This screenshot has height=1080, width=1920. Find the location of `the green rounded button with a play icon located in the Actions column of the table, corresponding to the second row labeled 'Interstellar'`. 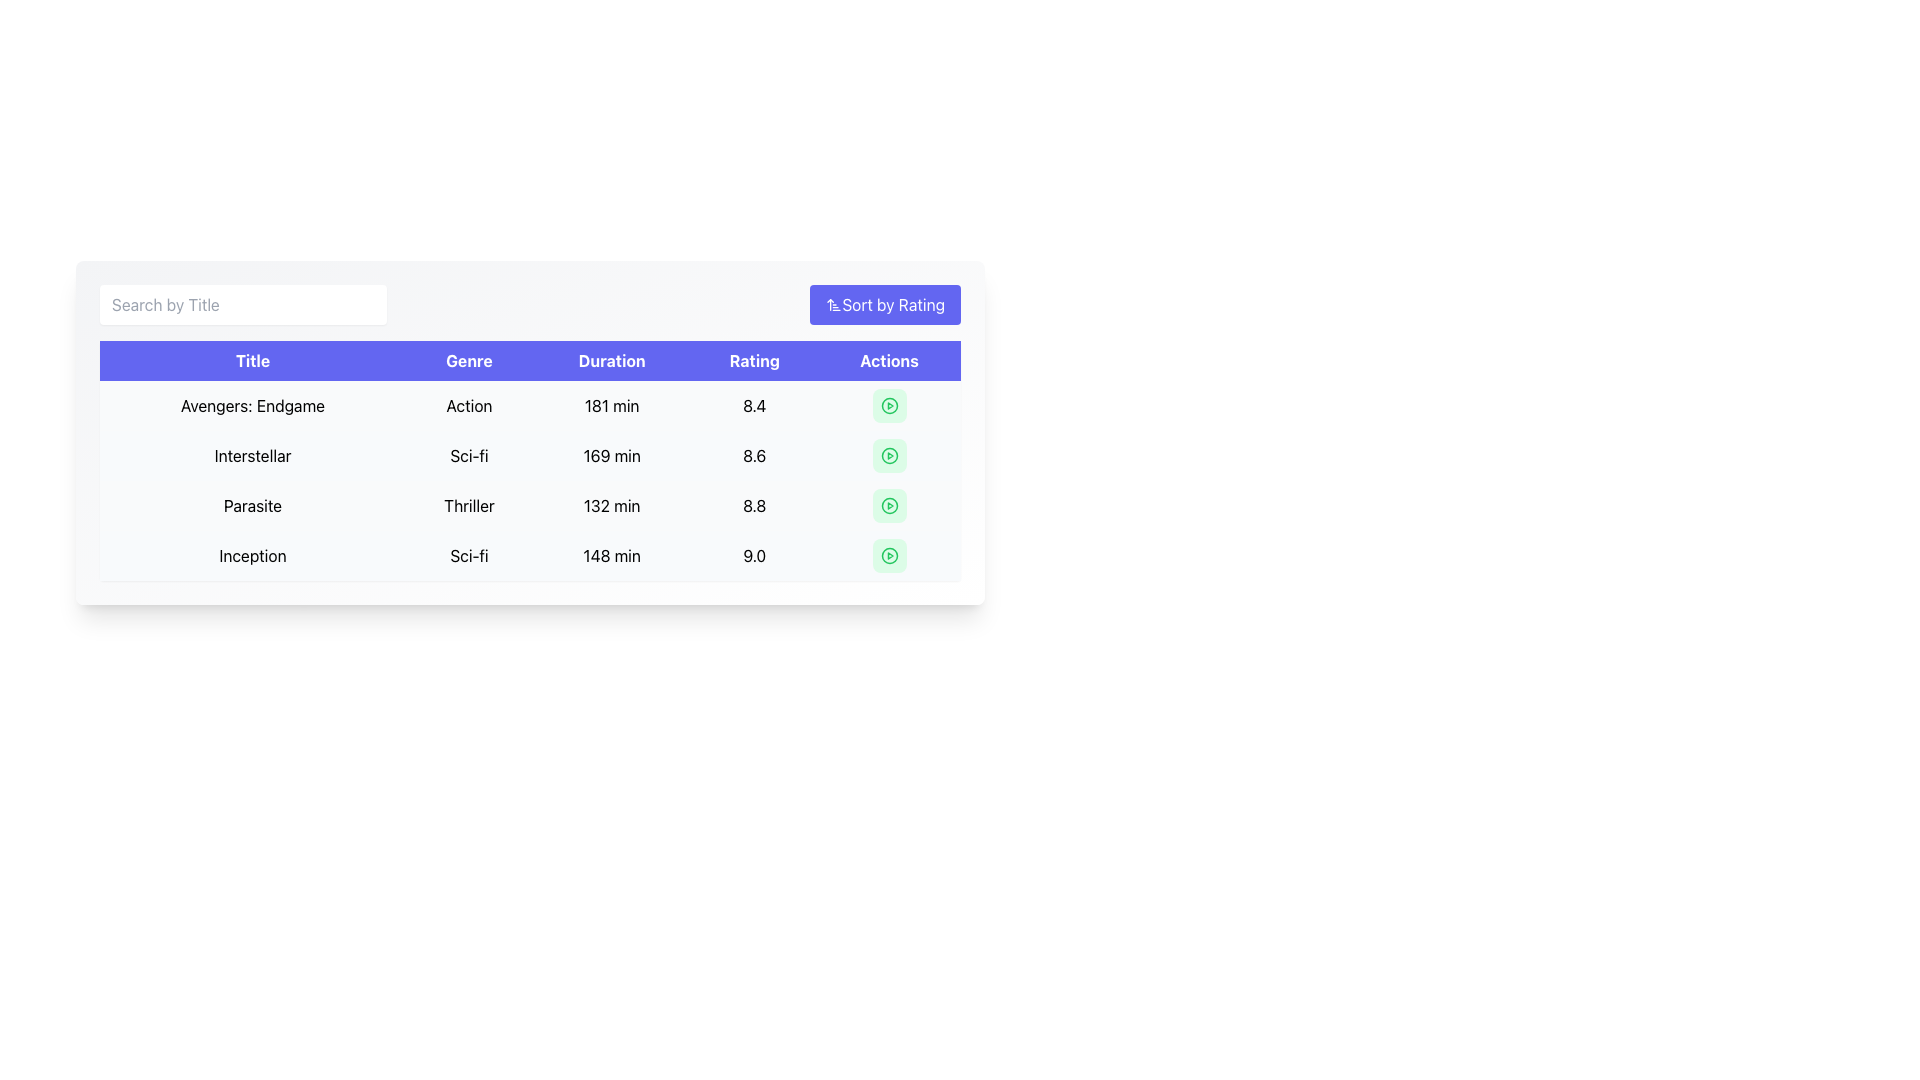

the green rounded button with a play icon located in the Actions column of the table, corresponding to the second row labeled 'Interstellar' is located at coordinates (888, 455).